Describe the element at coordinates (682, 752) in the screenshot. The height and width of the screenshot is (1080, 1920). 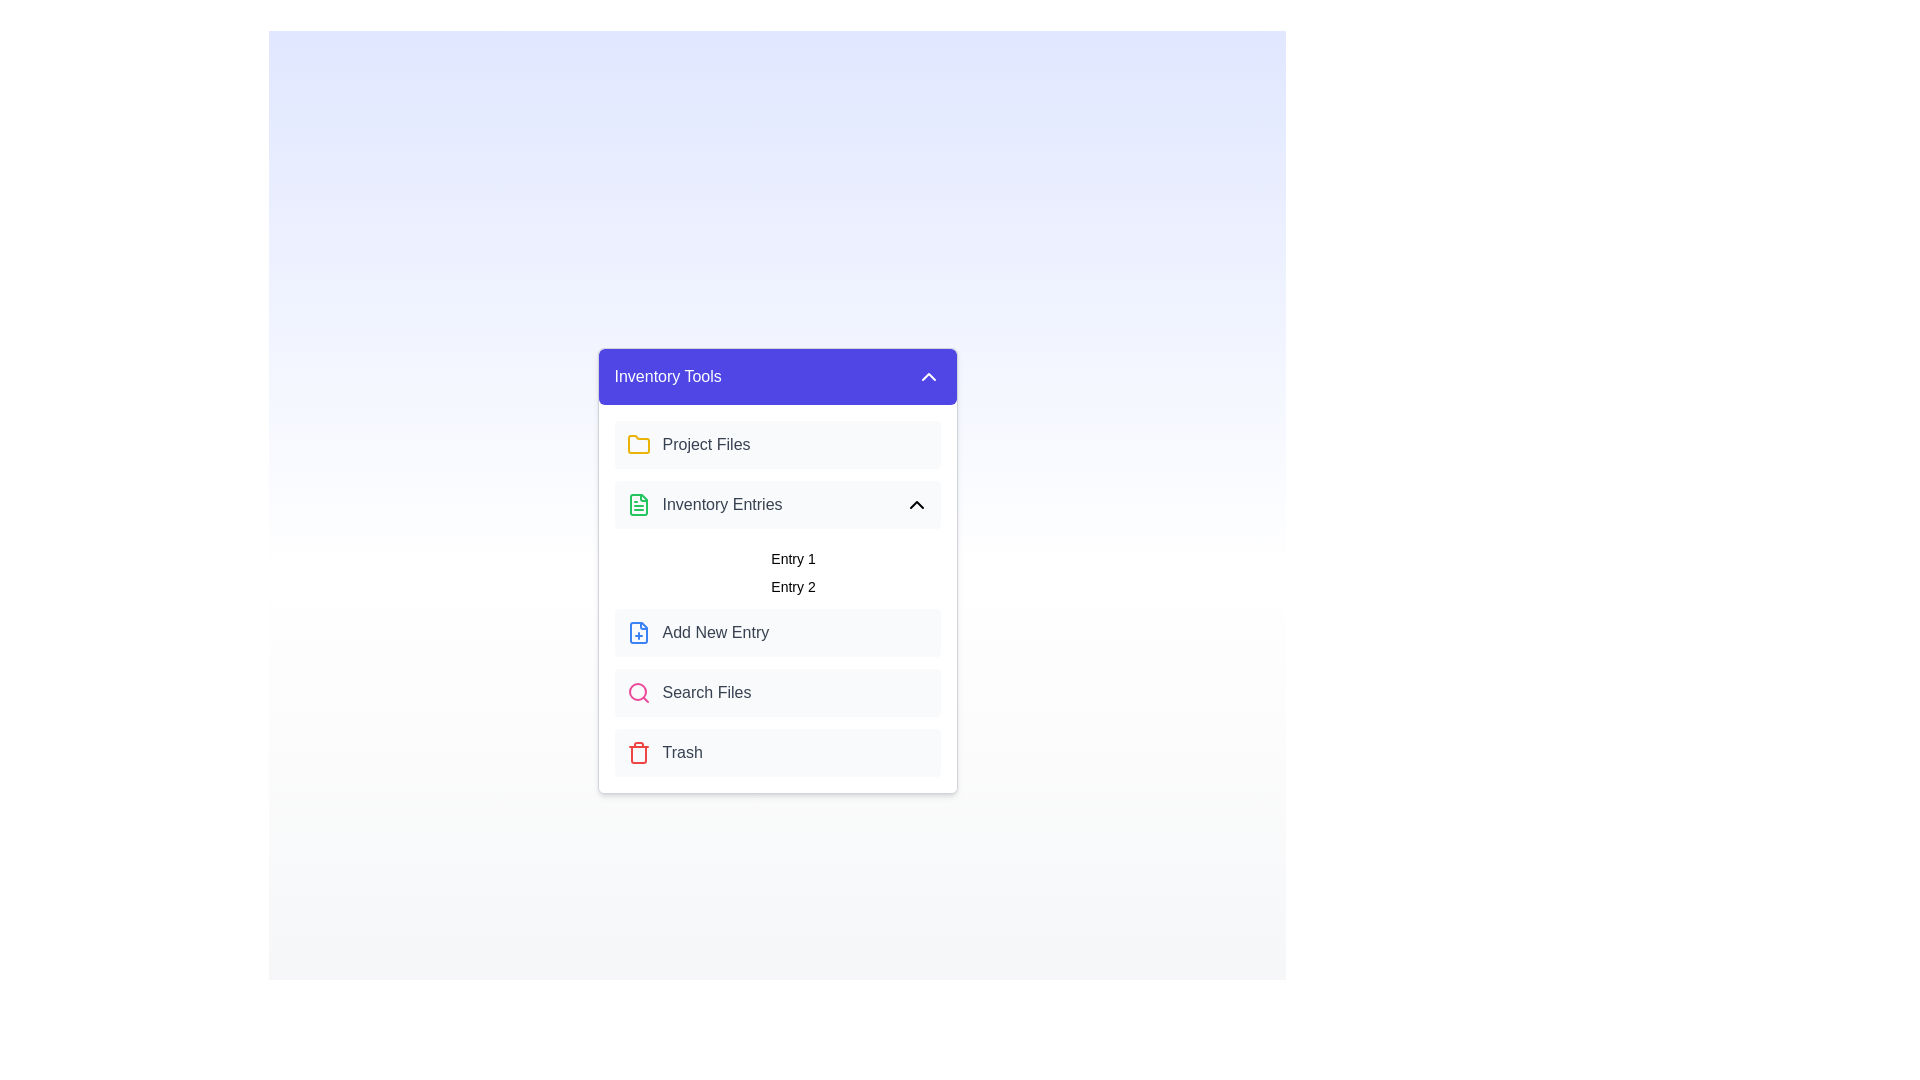
I see `the 'Trash' text label, which is styled with a gray font and located in the 'Inventory Tools' panel, adjacent to a red trash bin icon` at that location.